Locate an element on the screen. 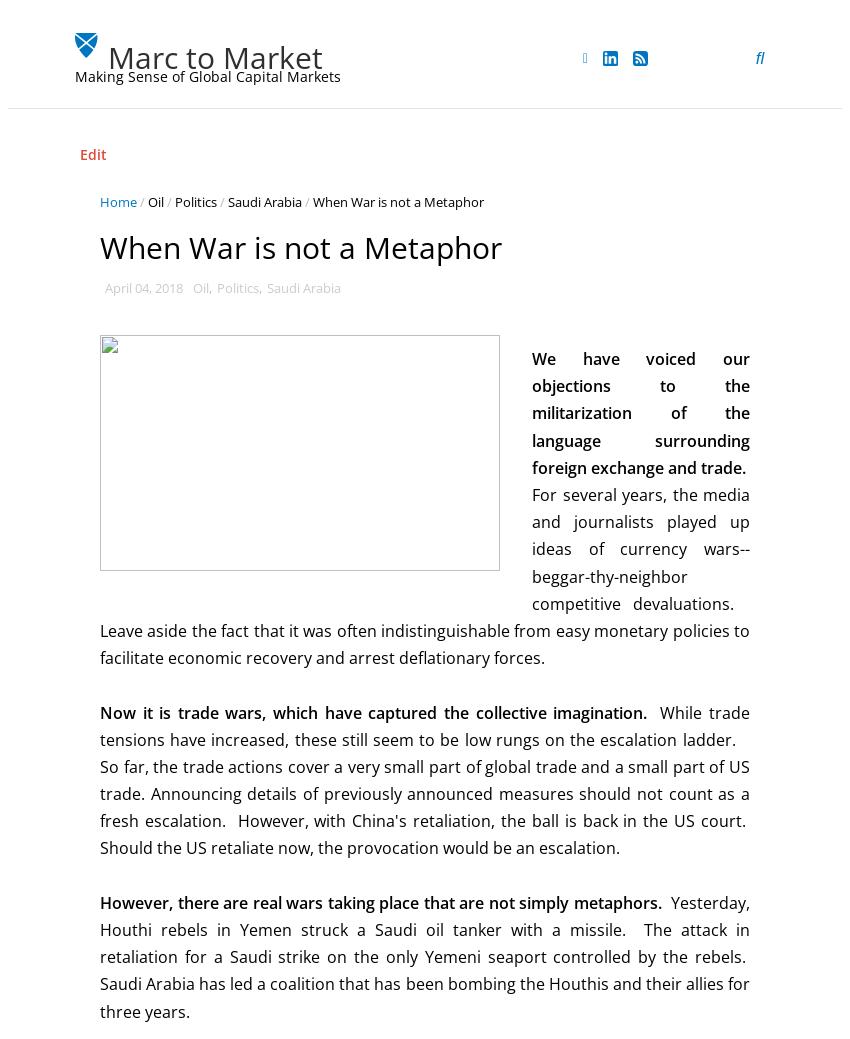 The width and height of the screenshot is (850, 1039). 'Making Sense of Global Capital Markets' is located at coordinates (206, 75).